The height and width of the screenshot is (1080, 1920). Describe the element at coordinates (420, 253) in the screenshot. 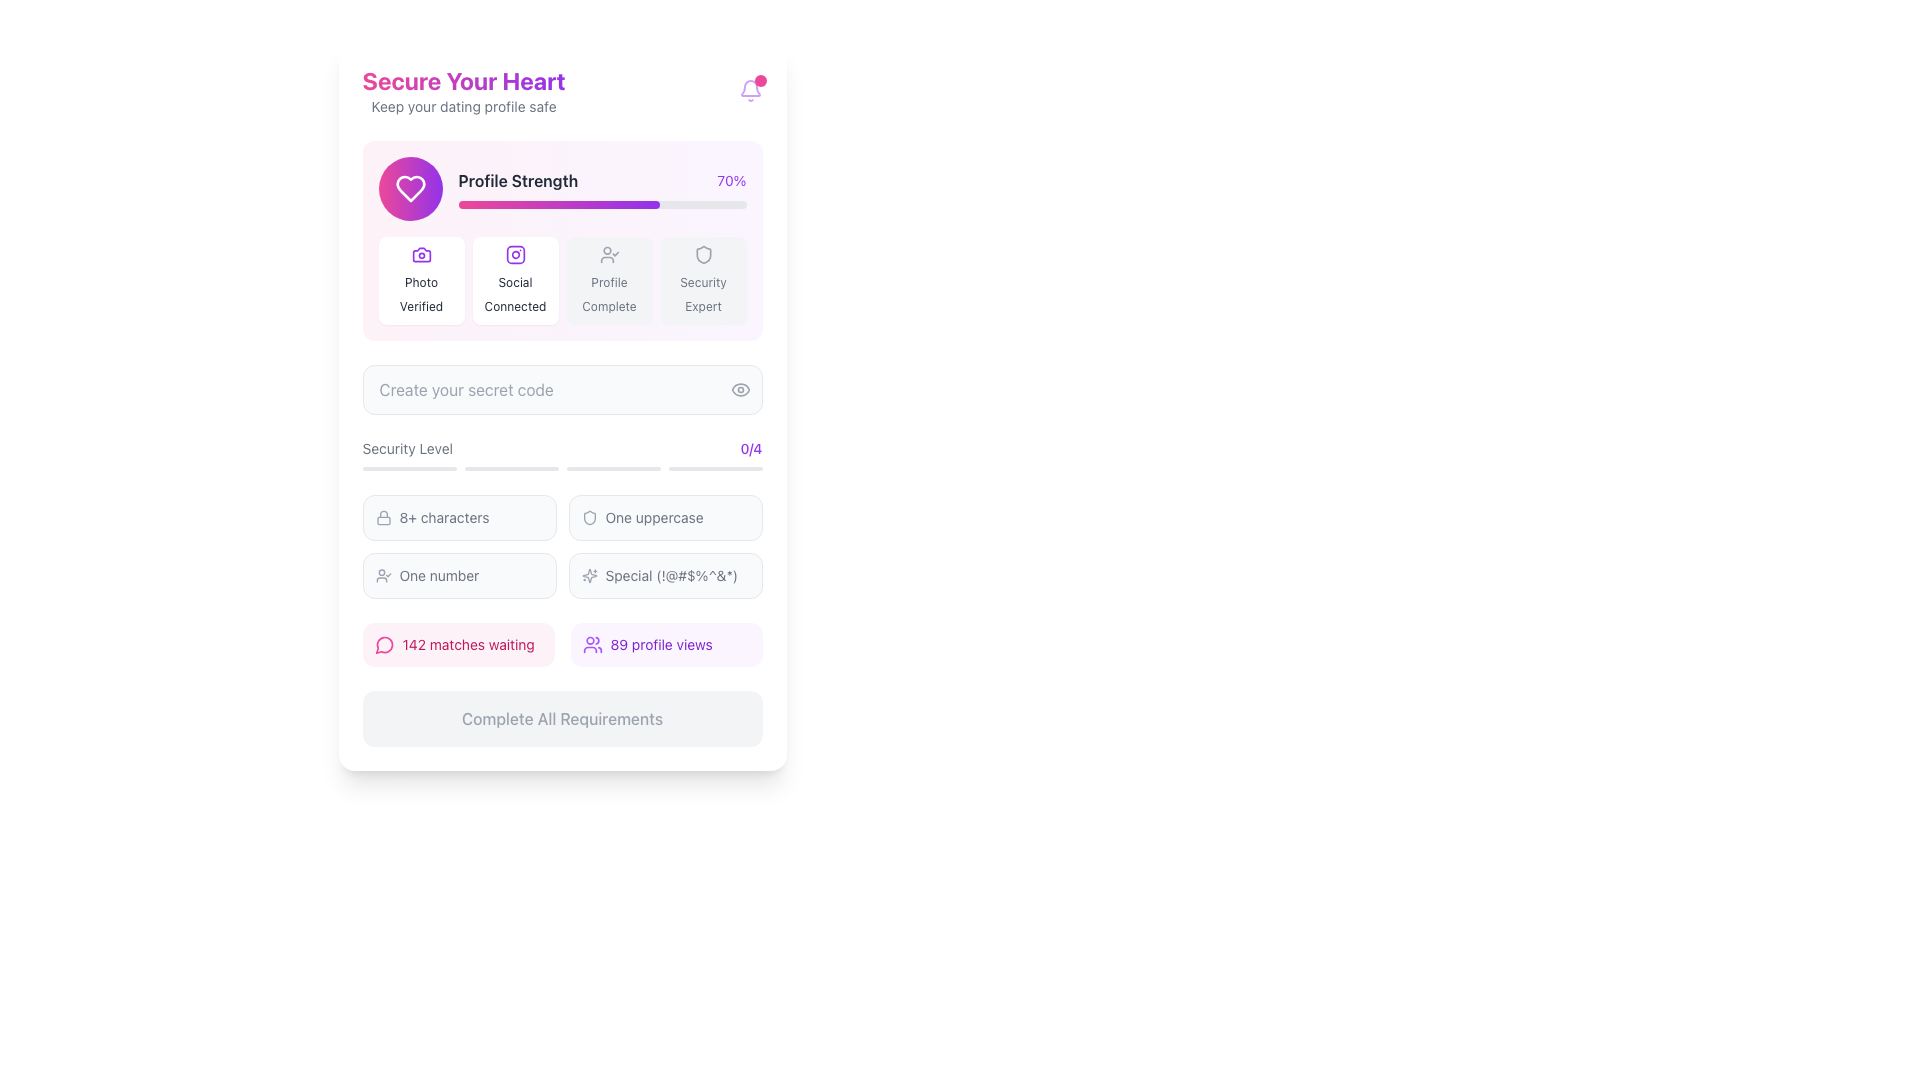

I see `the photo verification icon, which visually represents a camera feature and is the first icon in the horizontal row of profile enhancement features, located at the top section of the card UI` at that location.